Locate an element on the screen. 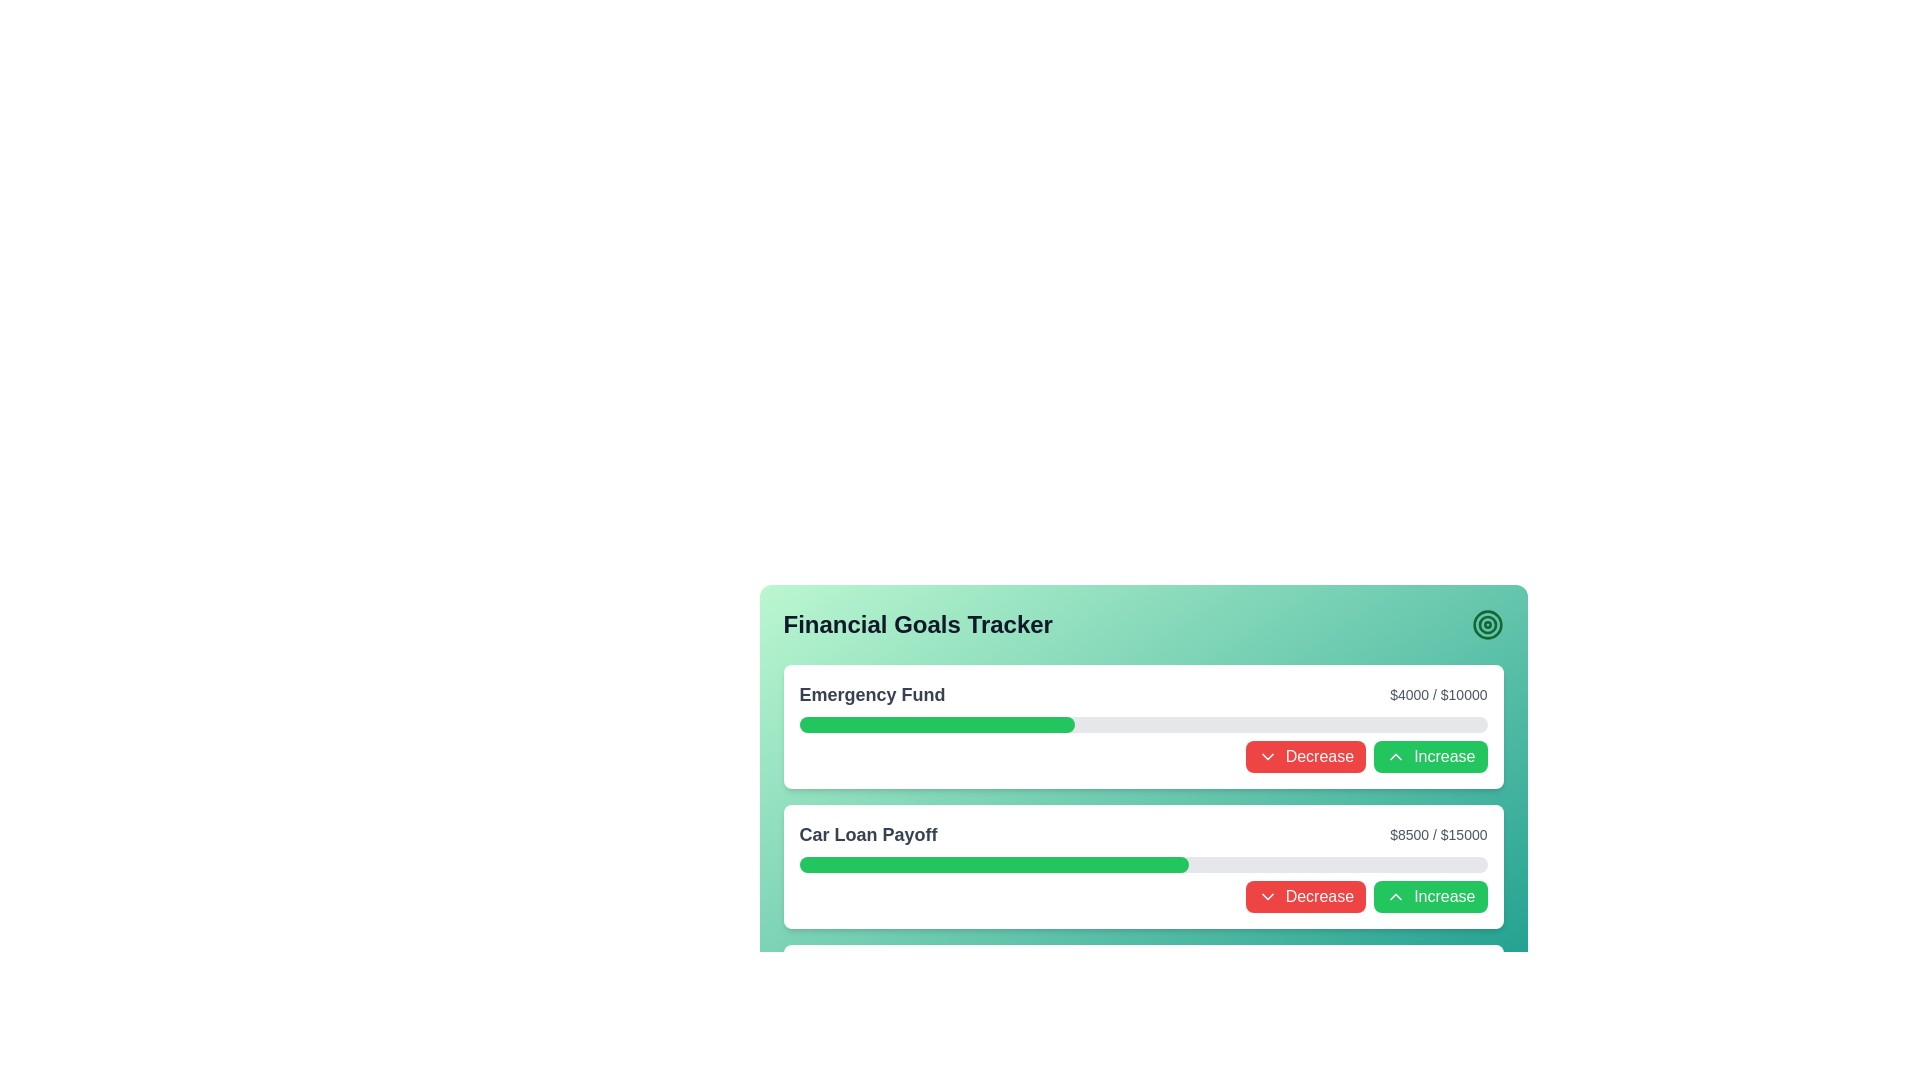 This screenshot has height=1080, width=1920. the 'Emergency Fund' text label in the Financial Goals Tracker section, which indicates the category for the associated progress bar and goal range is located at coordinates (872, 693).